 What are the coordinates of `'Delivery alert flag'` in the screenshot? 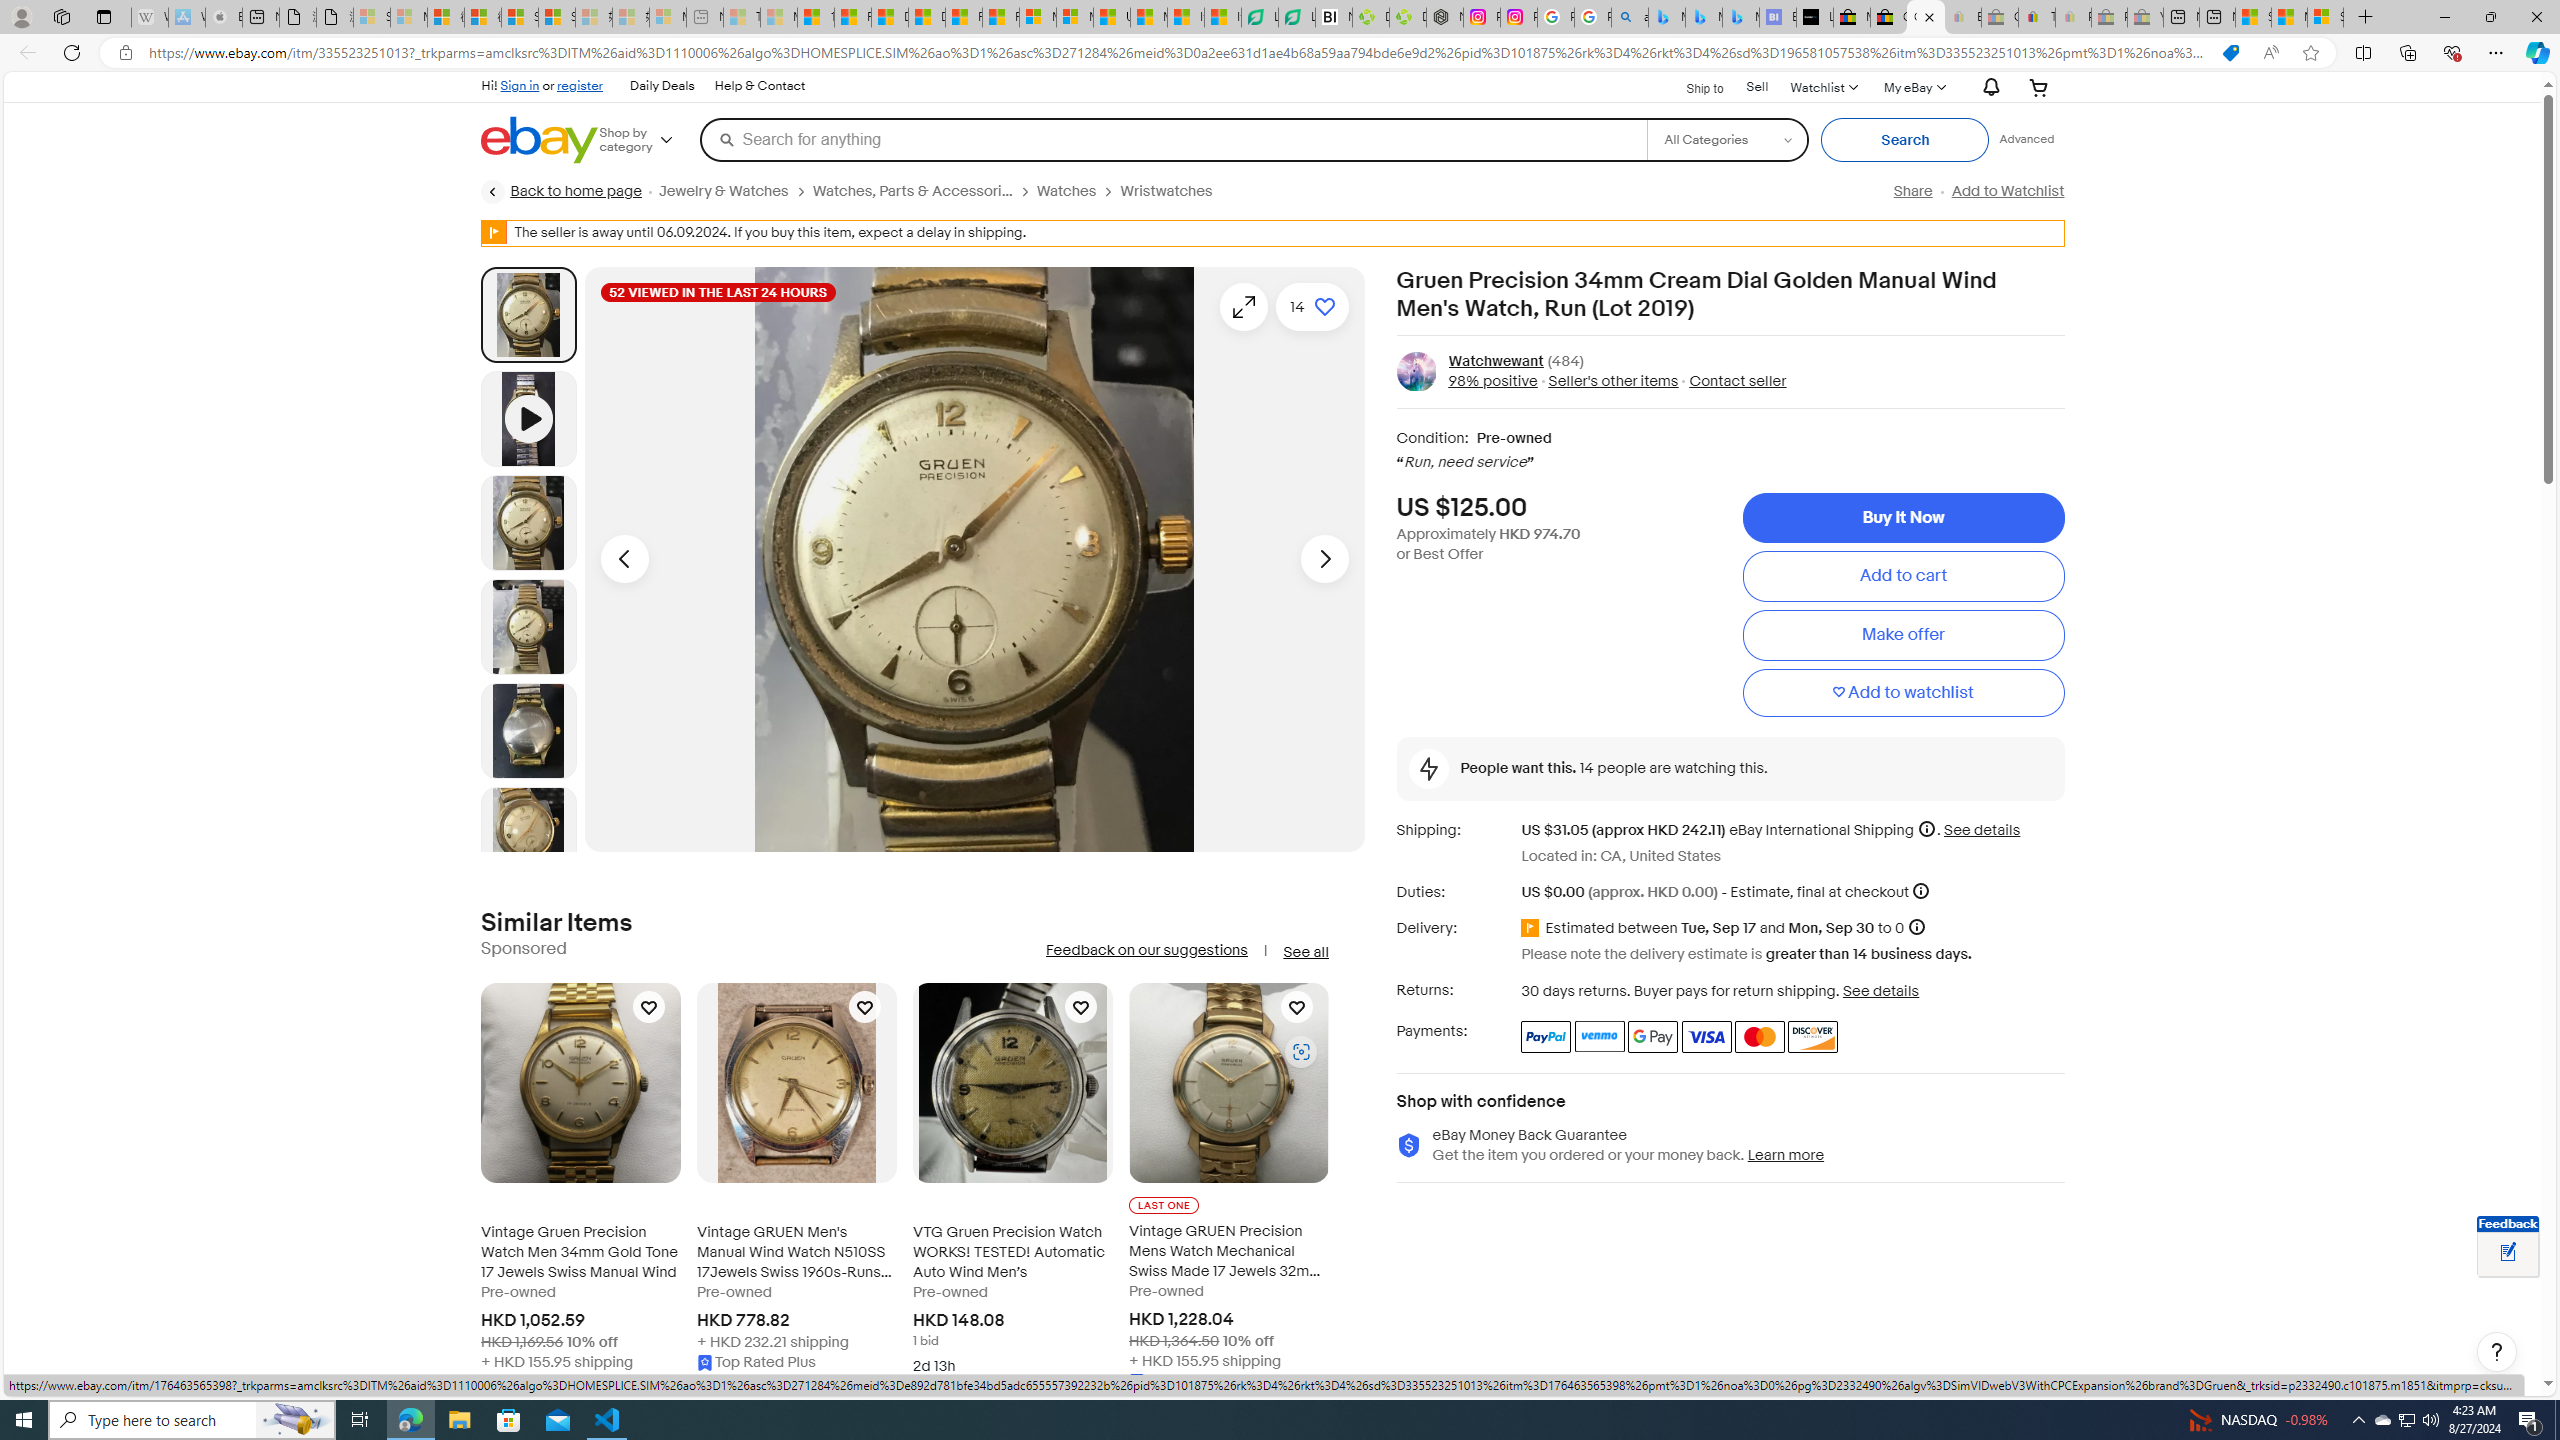 It's located at (1532, 928).